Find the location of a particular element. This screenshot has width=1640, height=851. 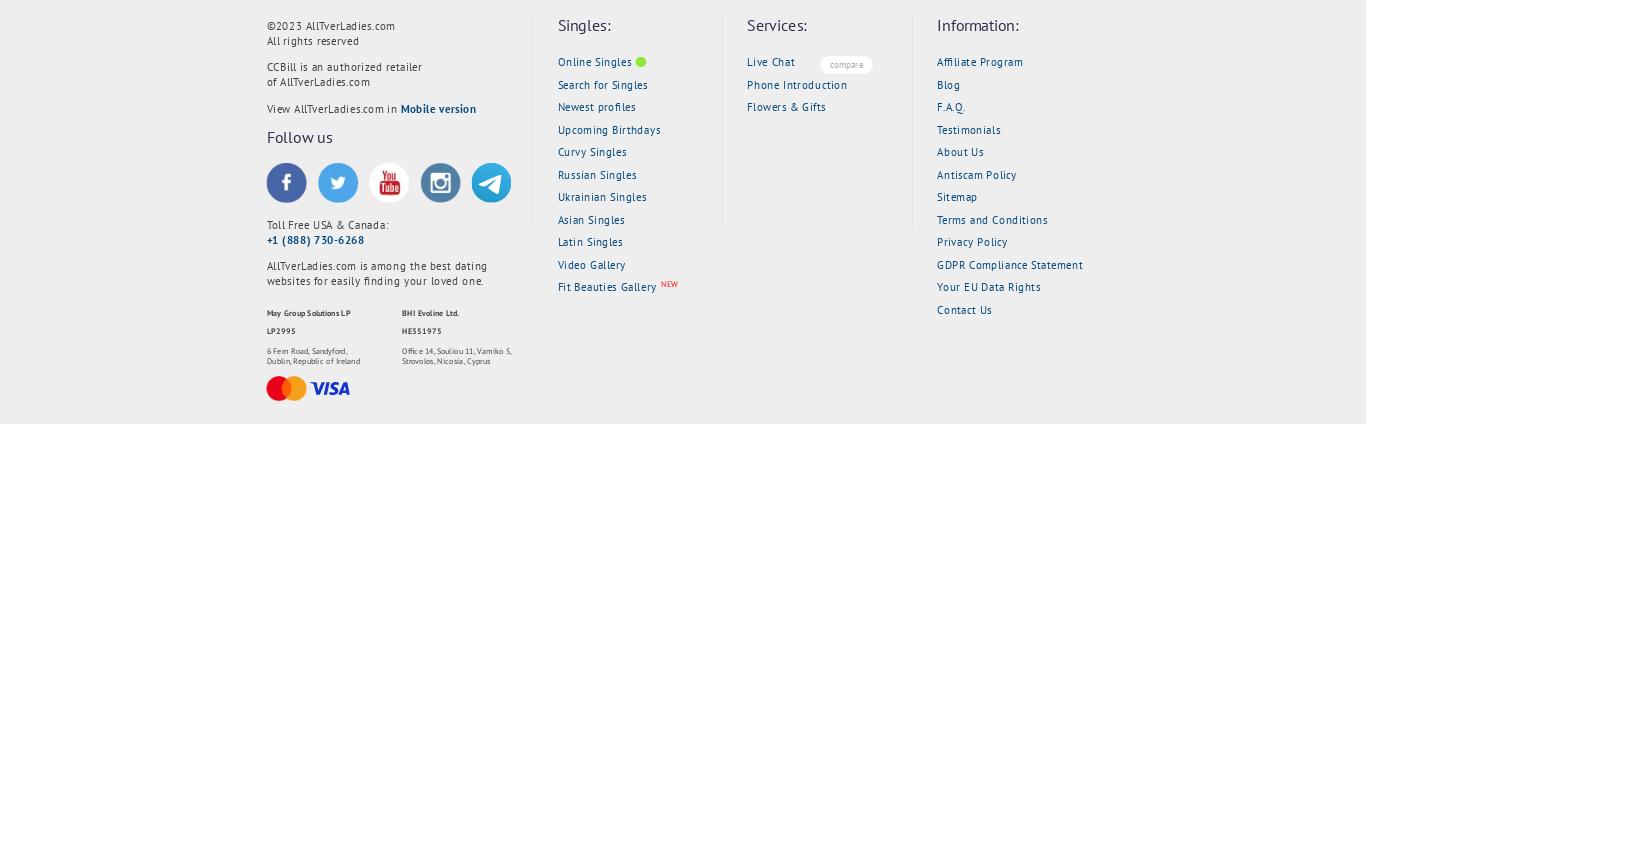

'Singles:' is located at coordinates (583, 24).